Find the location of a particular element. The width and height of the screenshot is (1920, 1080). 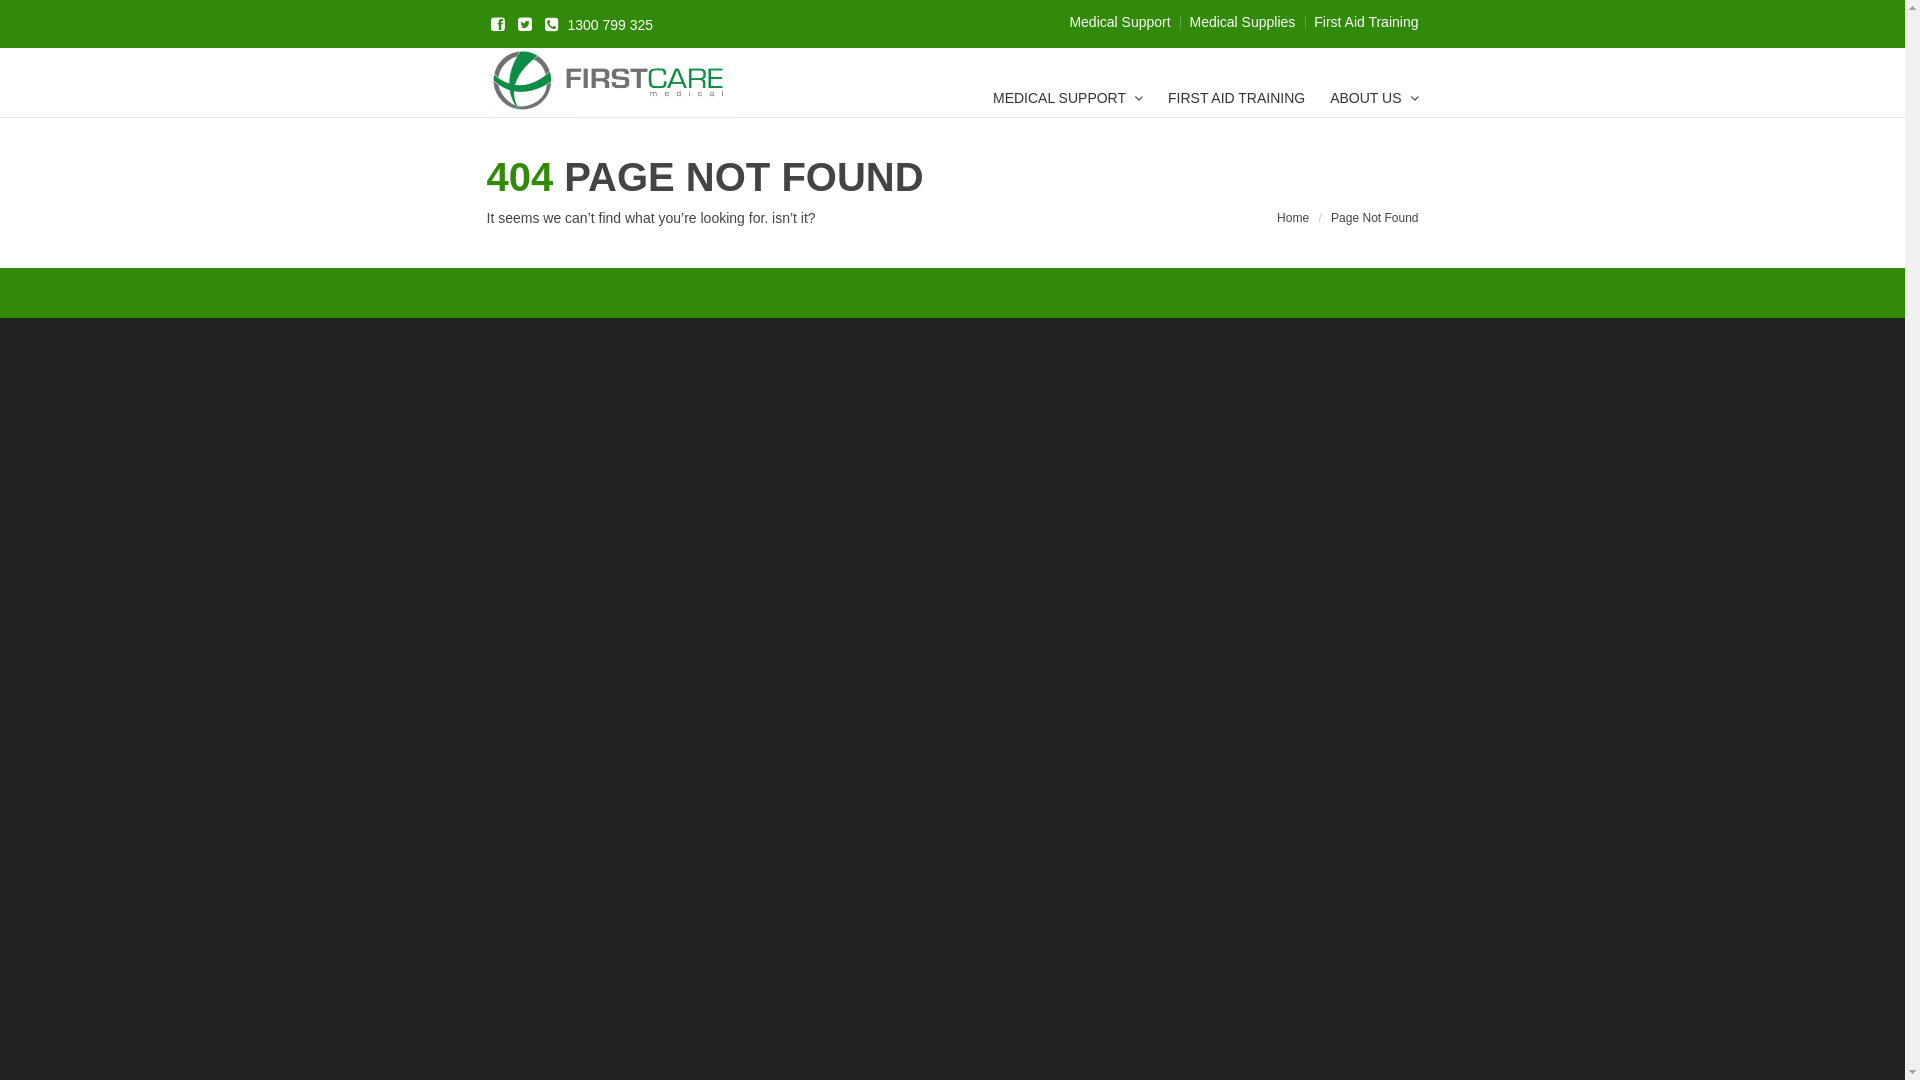

'MEDICAL SUPPORT' is located at coordinates (1067, 99).